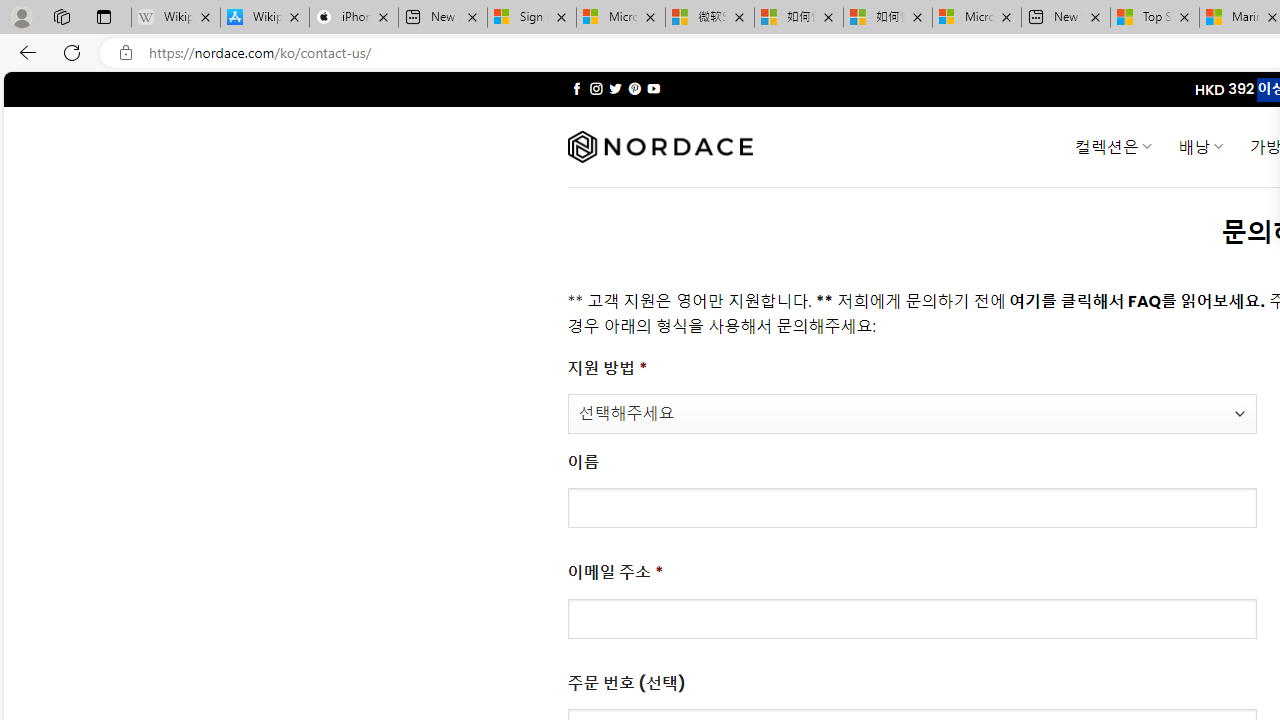 This screenshot has width=1280, height=720. Describe the element at coordinates (614, 88) in the screenshot. I see `'Follow on Twitter'` at that location.